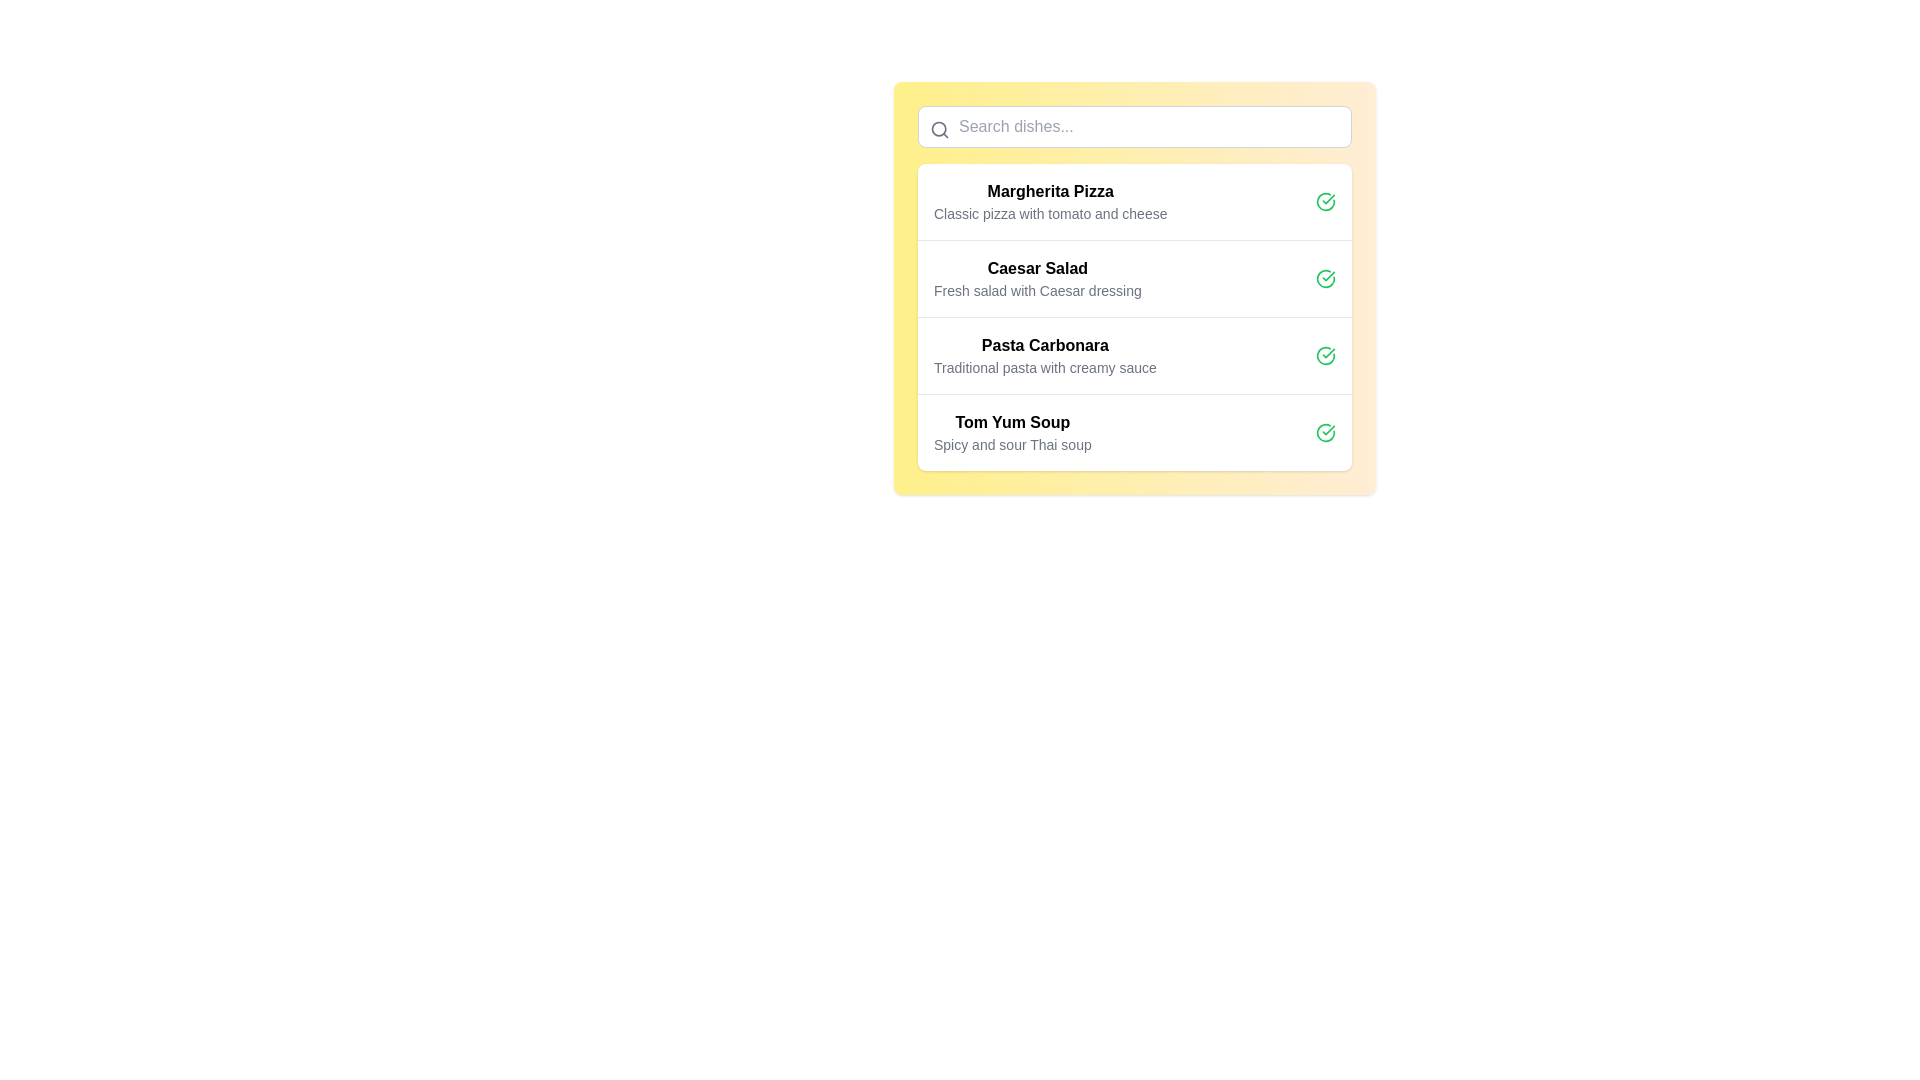 The image size is (1920, 1080). Describe the element at coordinates (1037, 290) in the screenshot. I see `the text element displaying 'Fresh salad with Caesar dressing' located beneath the title 'Caesar Salad' in the vertically stacked list` at that location.